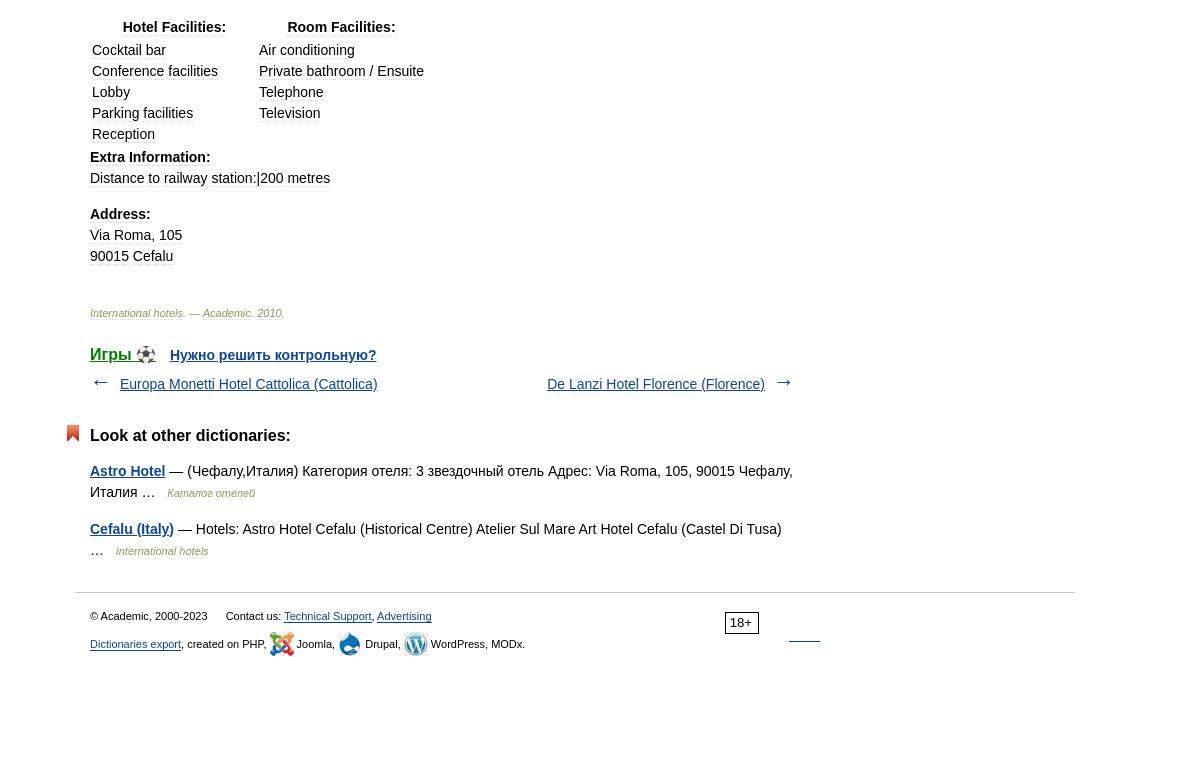 The width and height of the screenshot is (1200, 772). Describe the element at coordinates (382, 644) in the screenshot. I see `'Drupal,'` at that location.